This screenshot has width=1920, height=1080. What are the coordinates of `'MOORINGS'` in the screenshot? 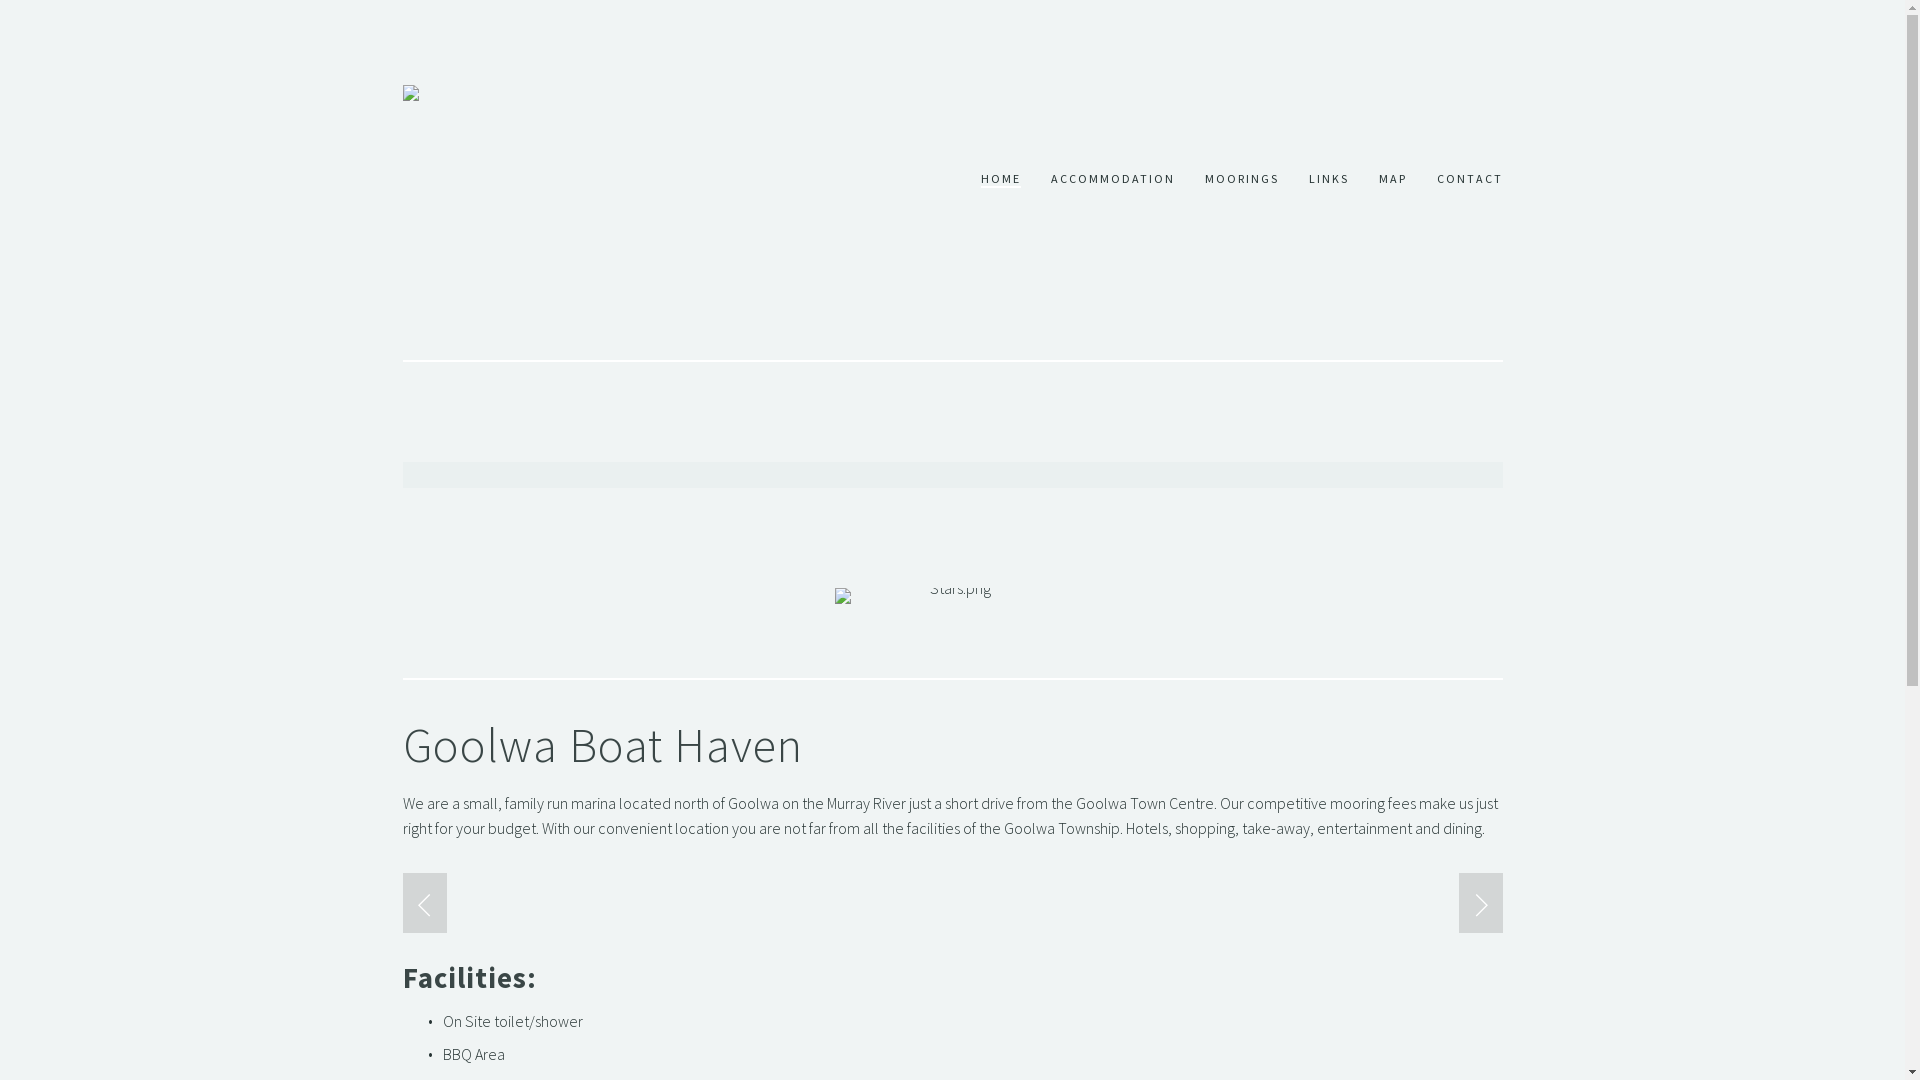 It's located at (1240, 180).